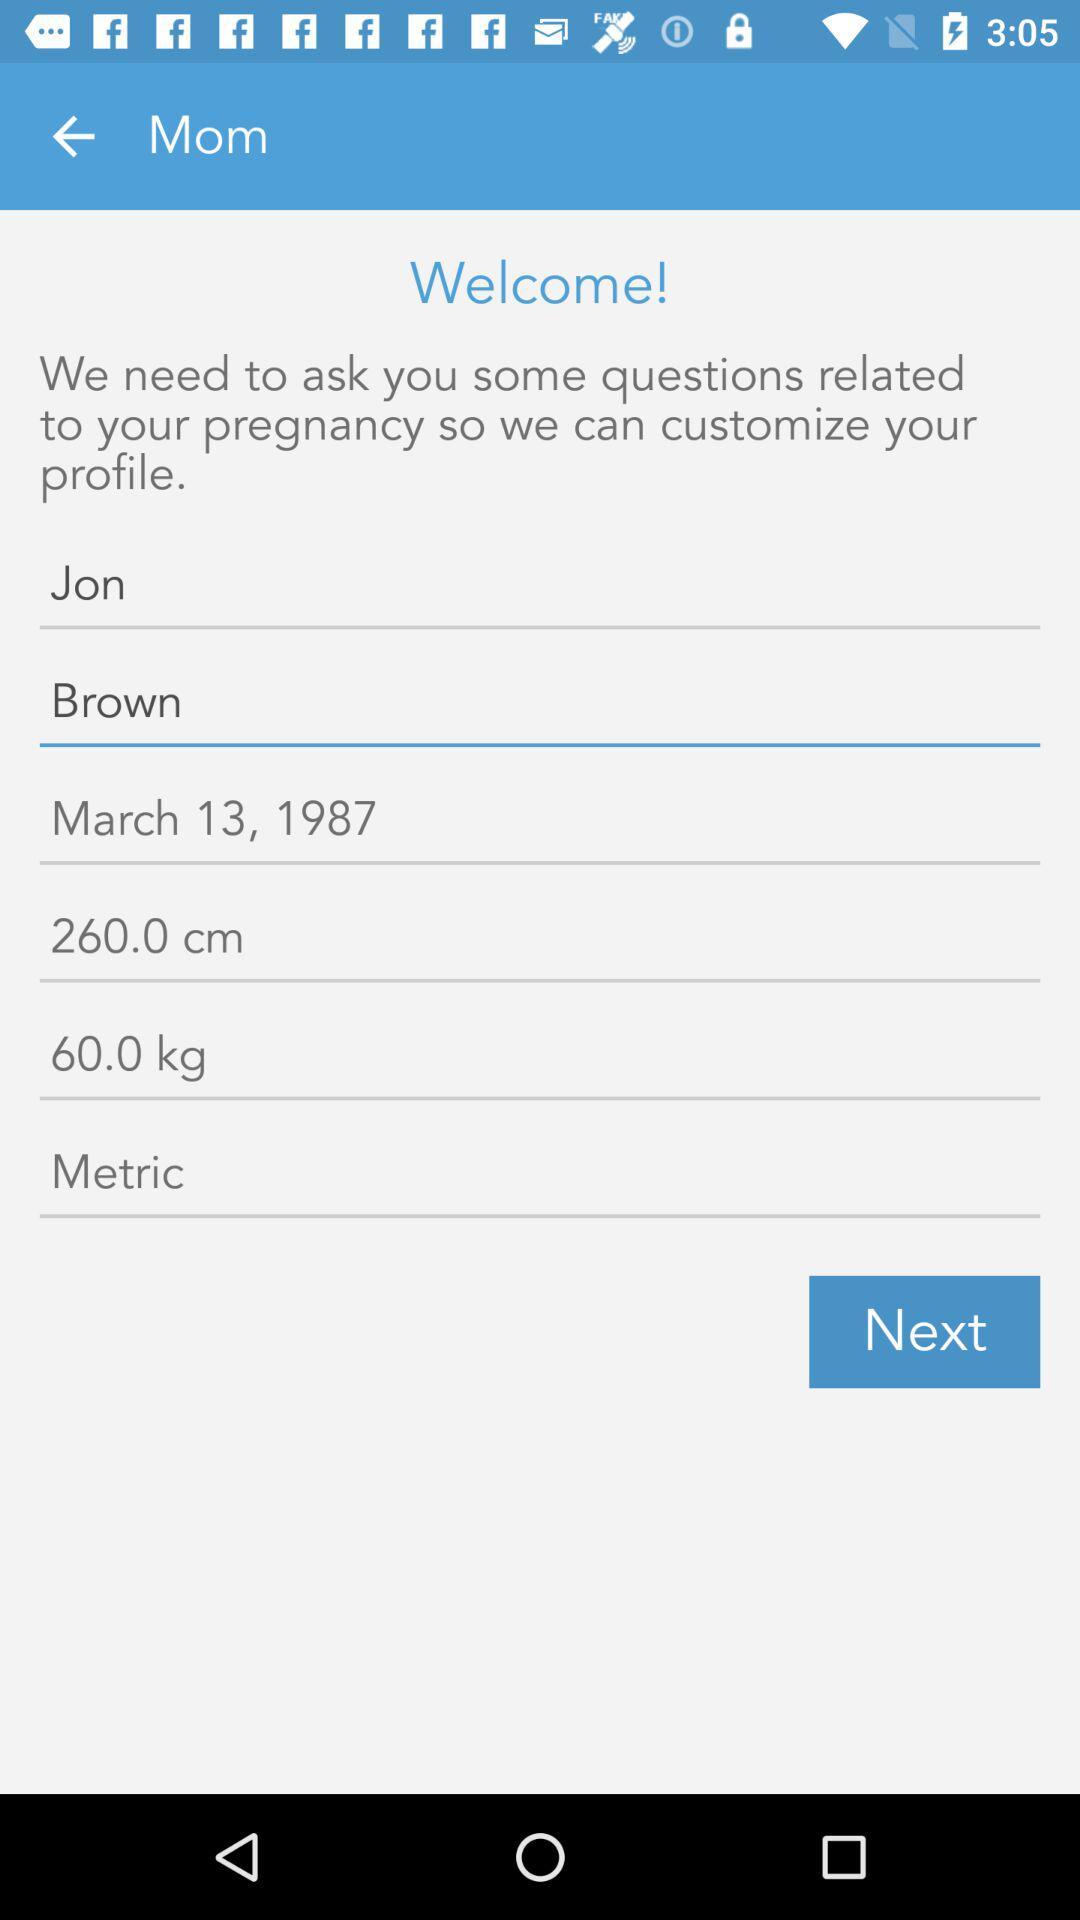  What do you see at coordinates (924, 1332) in the screenshot?
I see `the icon at the bottom right corner` at bounding box center [924, 1332].